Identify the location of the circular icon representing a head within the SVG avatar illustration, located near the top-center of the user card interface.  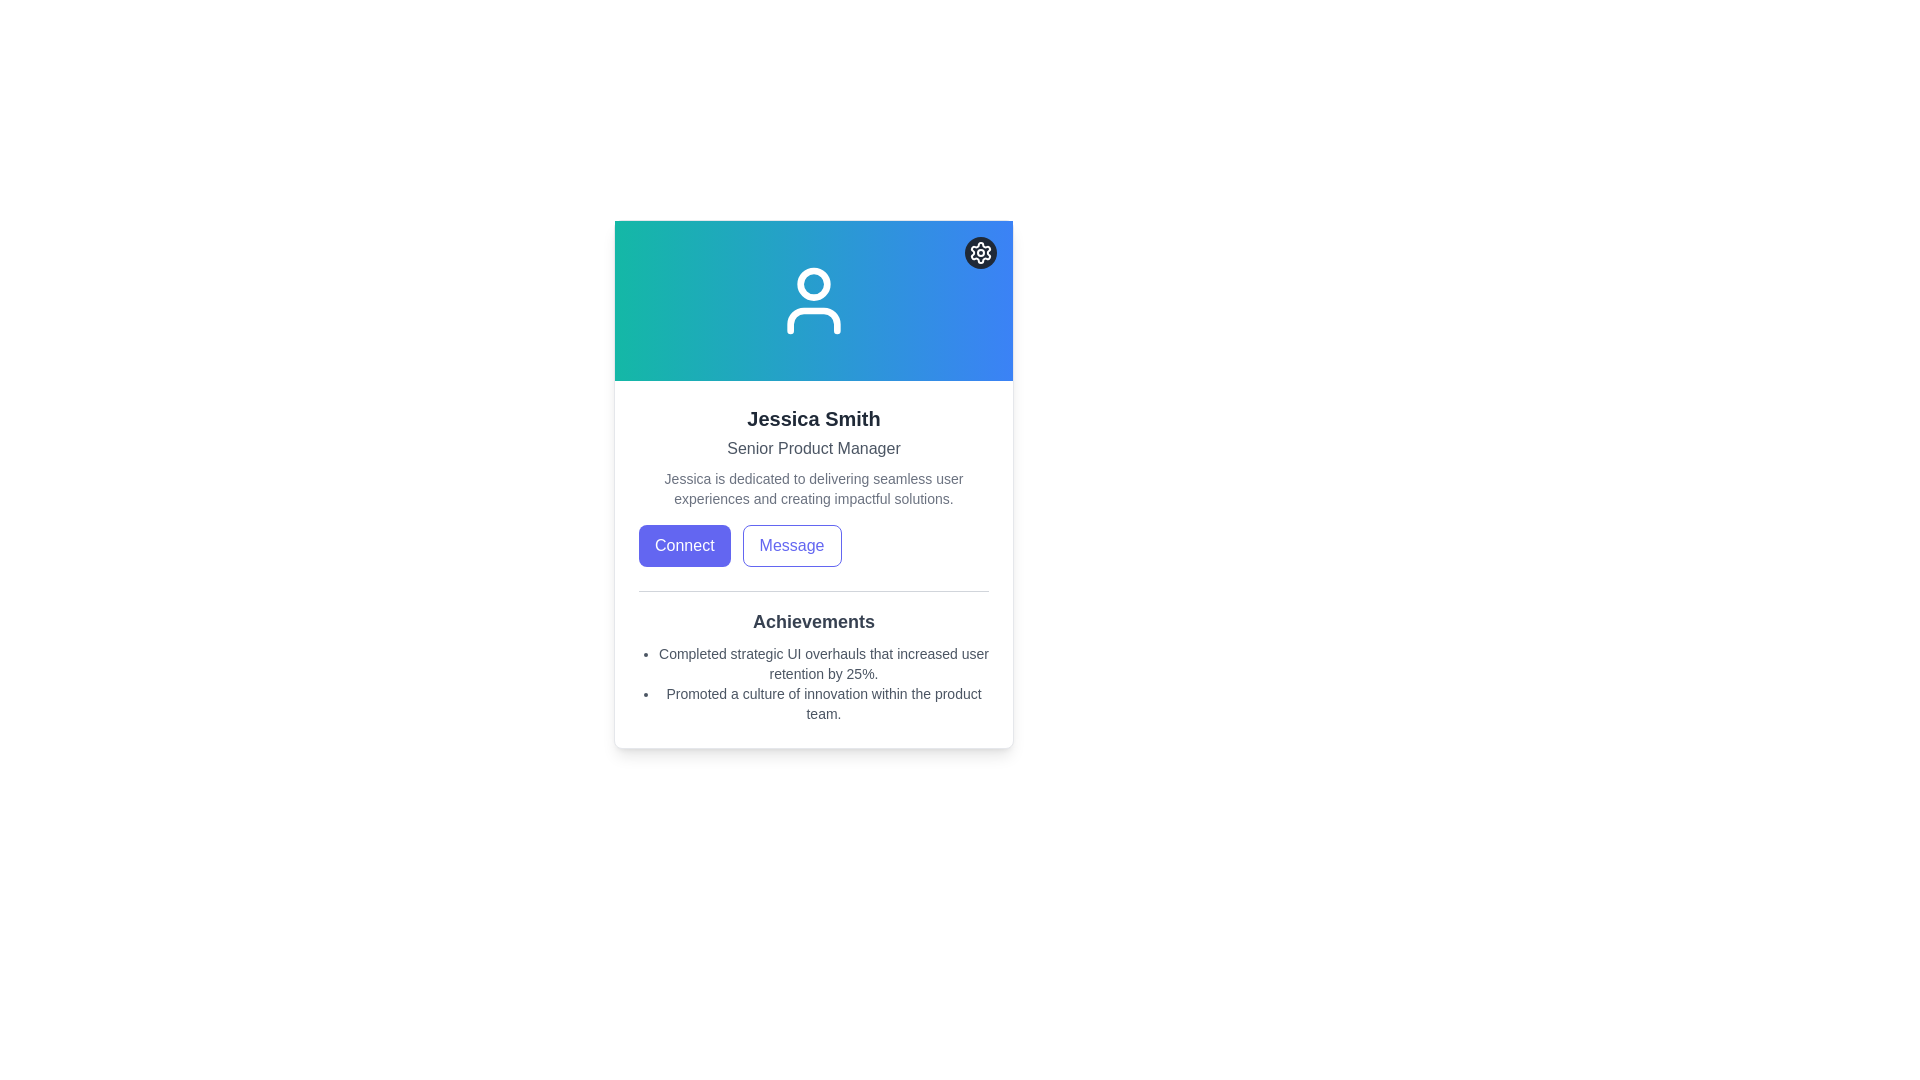
(814, 284).